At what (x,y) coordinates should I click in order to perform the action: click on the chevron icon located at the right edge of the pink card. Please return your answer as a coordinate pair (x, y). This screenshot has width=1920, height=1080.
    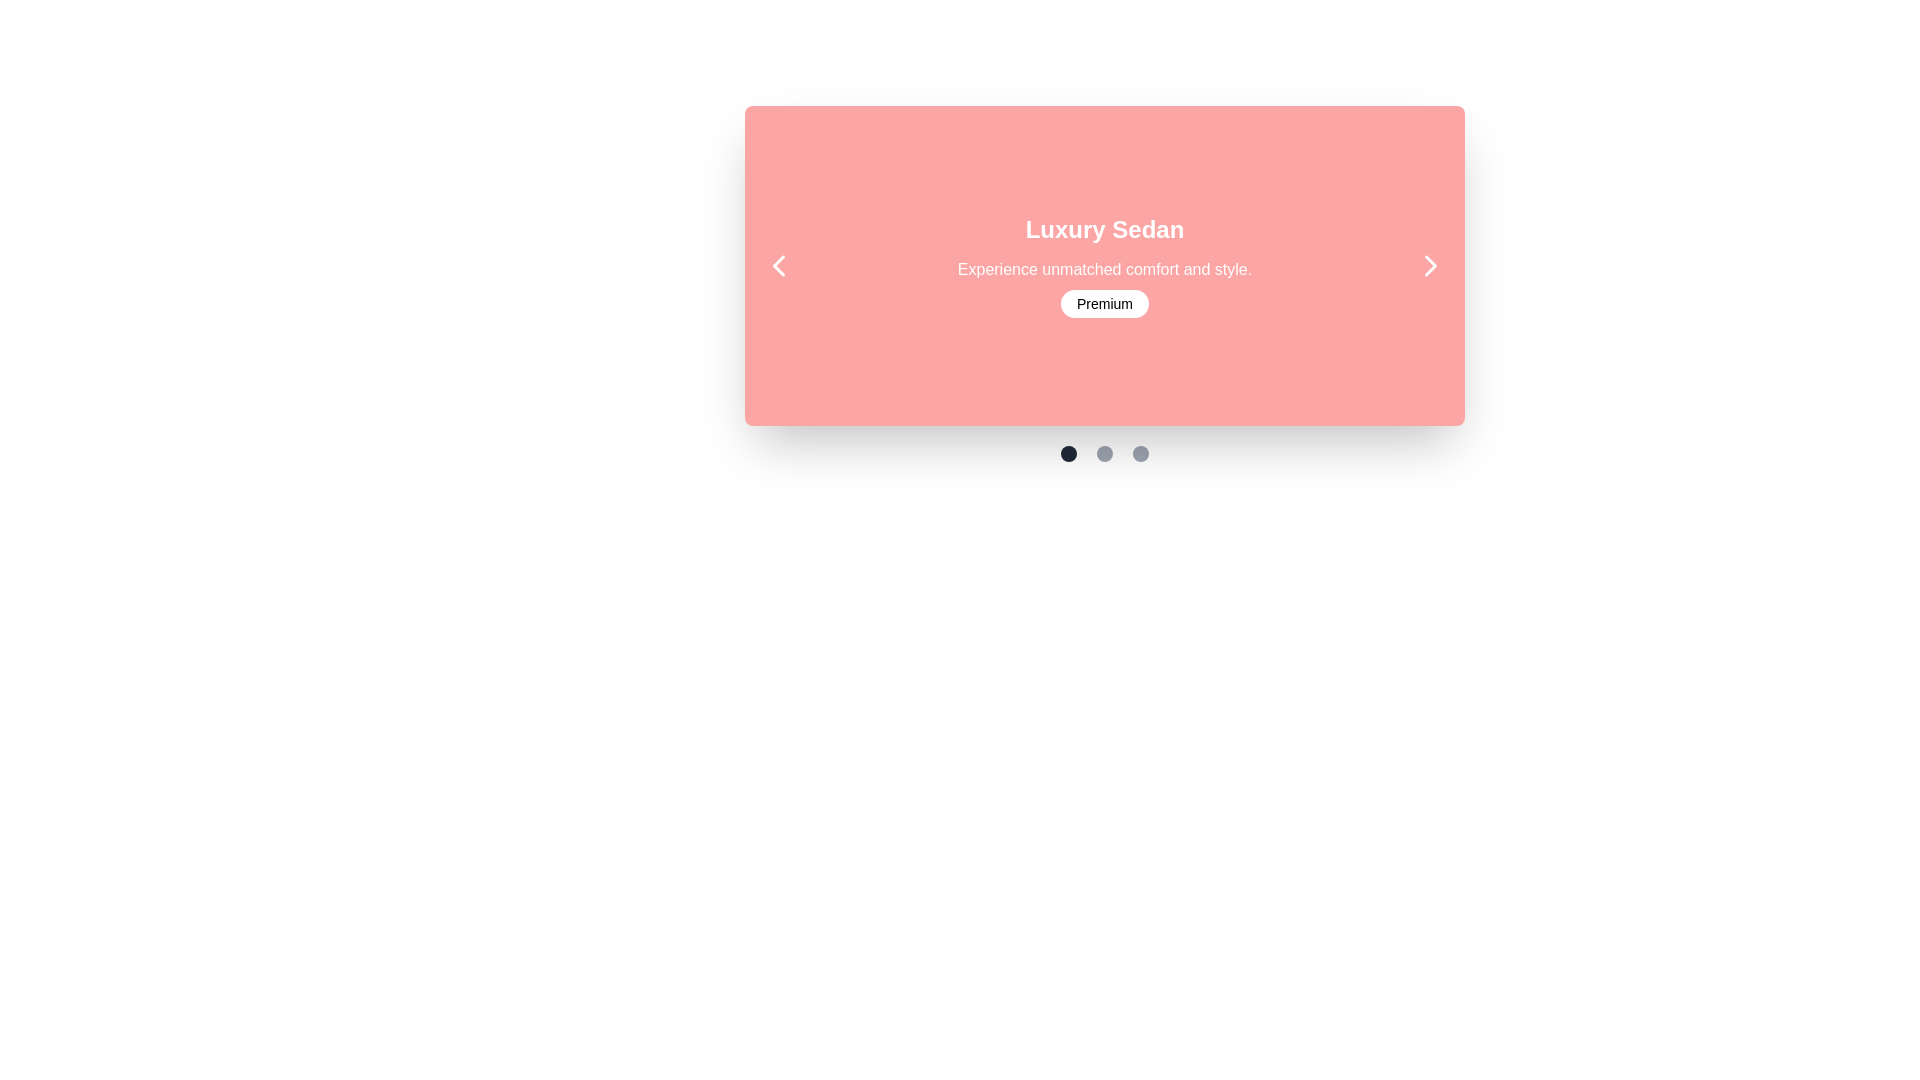
    Looking at the image, I should click on (1429, 265).